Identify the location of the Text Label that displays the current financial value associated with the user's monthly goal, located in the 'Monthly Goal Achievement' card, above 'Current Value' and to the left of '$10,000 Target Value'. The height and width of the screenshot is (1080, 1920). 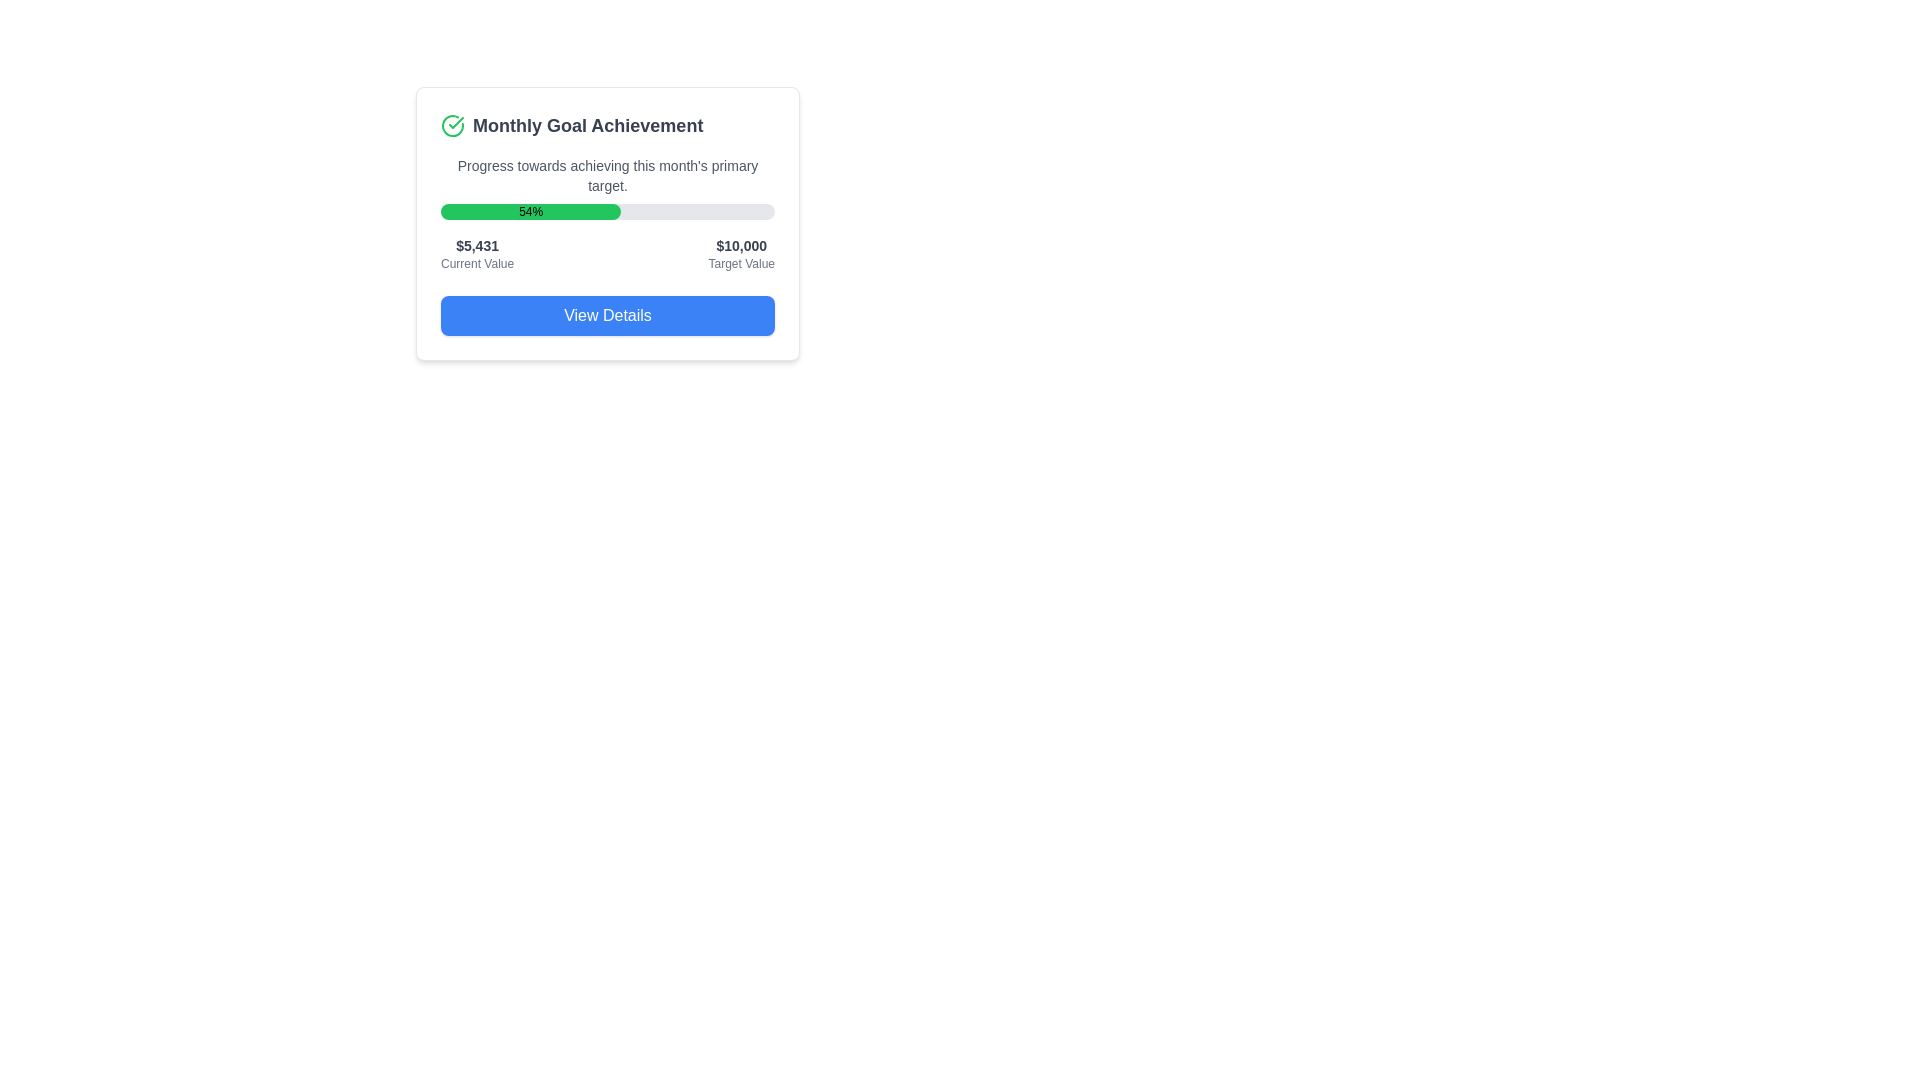
(476, 245).